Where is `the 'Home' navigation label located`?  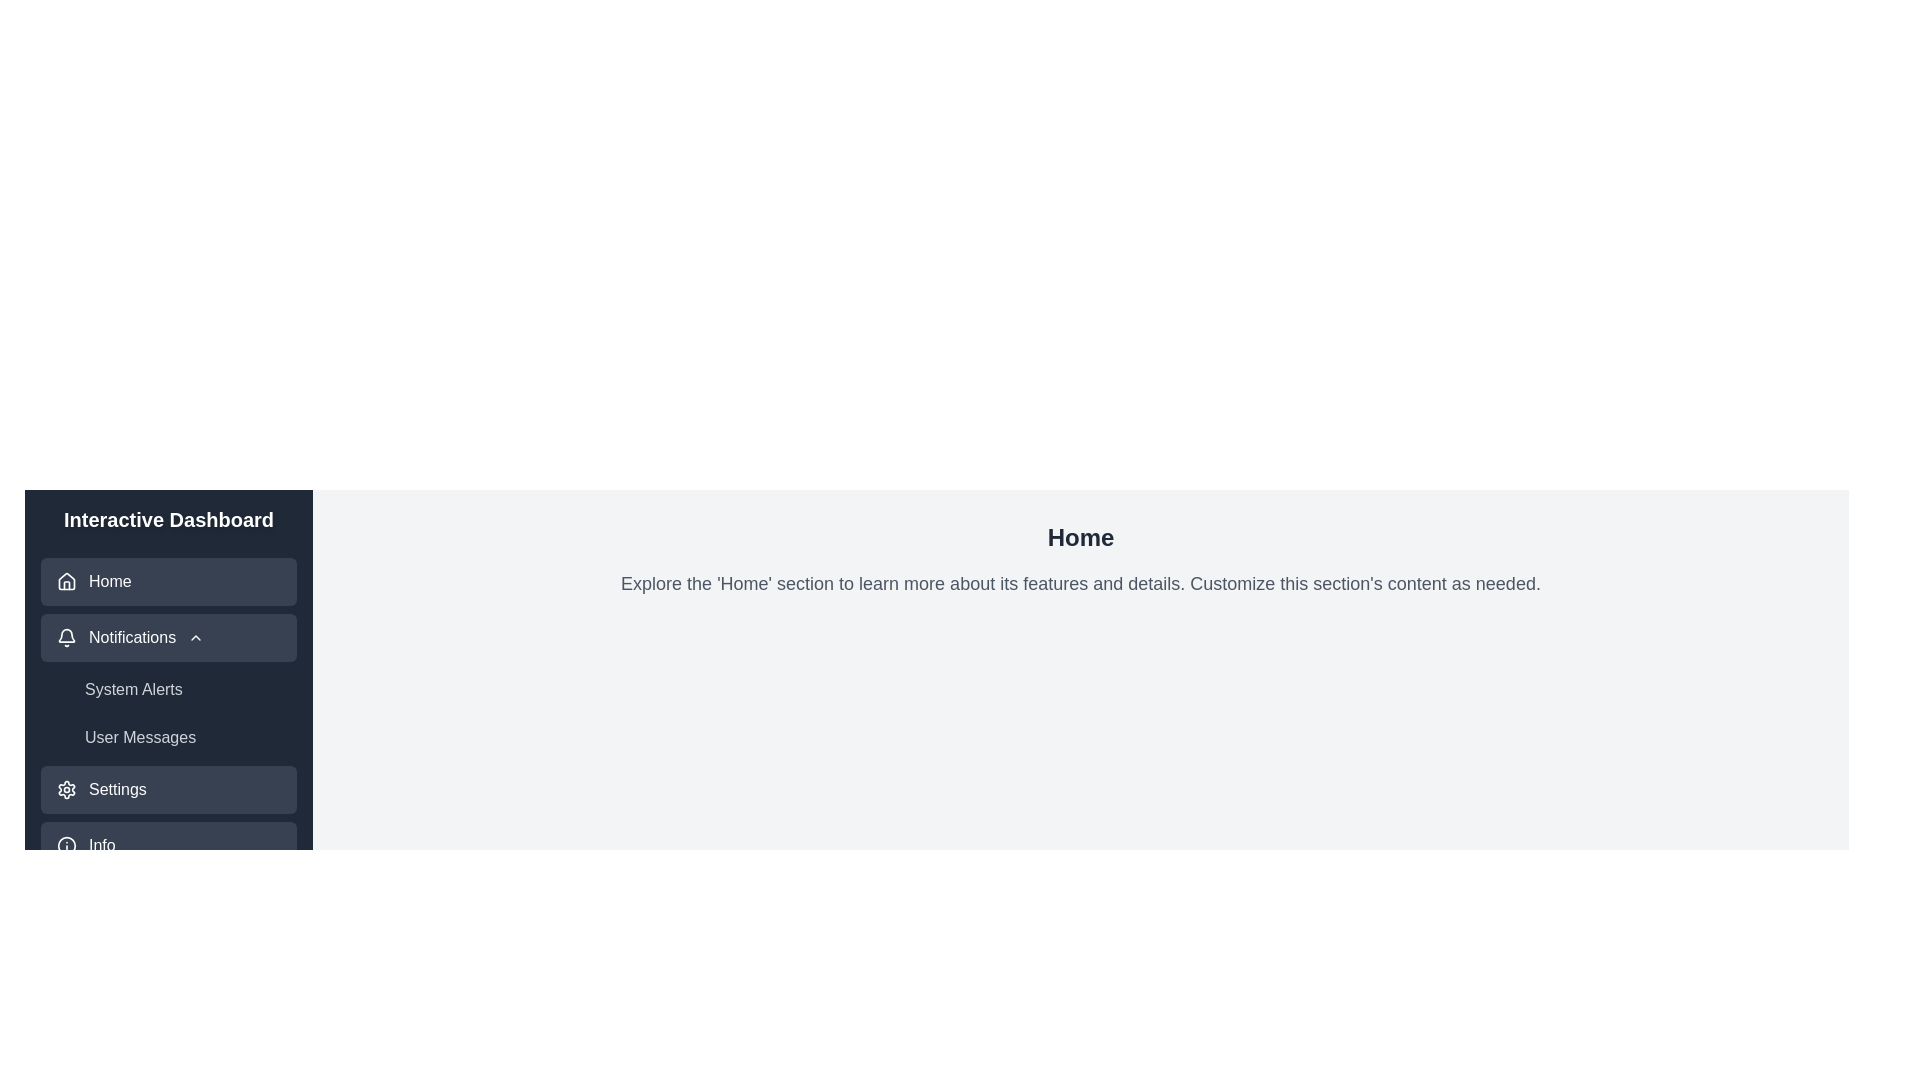 the 'Home' navigation label located is located at coordinates (109, 582).